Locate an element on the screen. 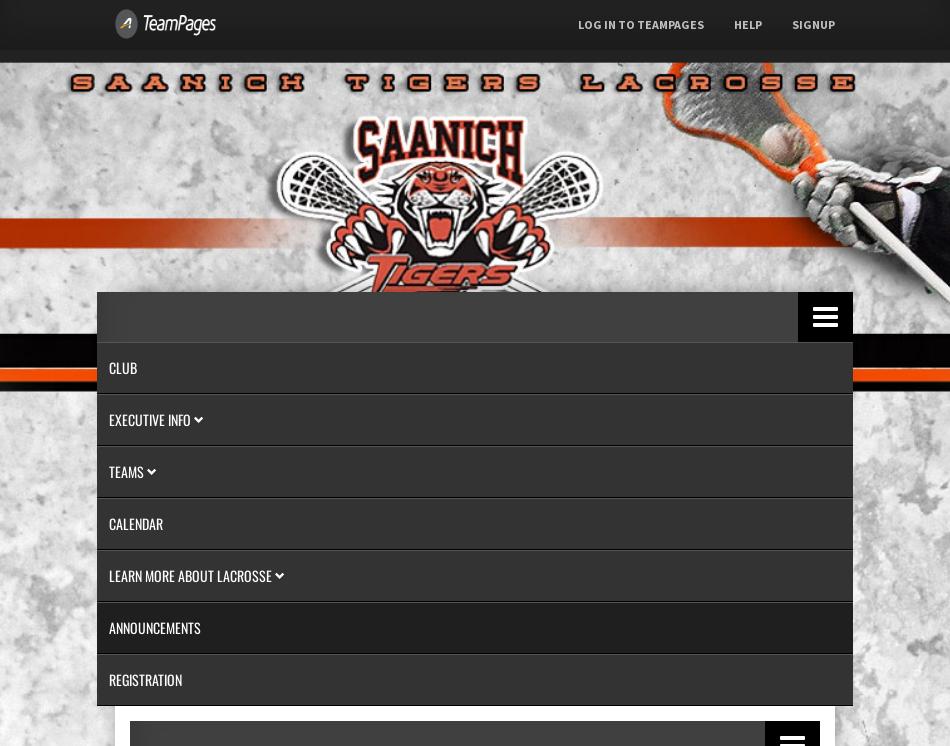  'Calendar' is located at coordinates (108, 523).